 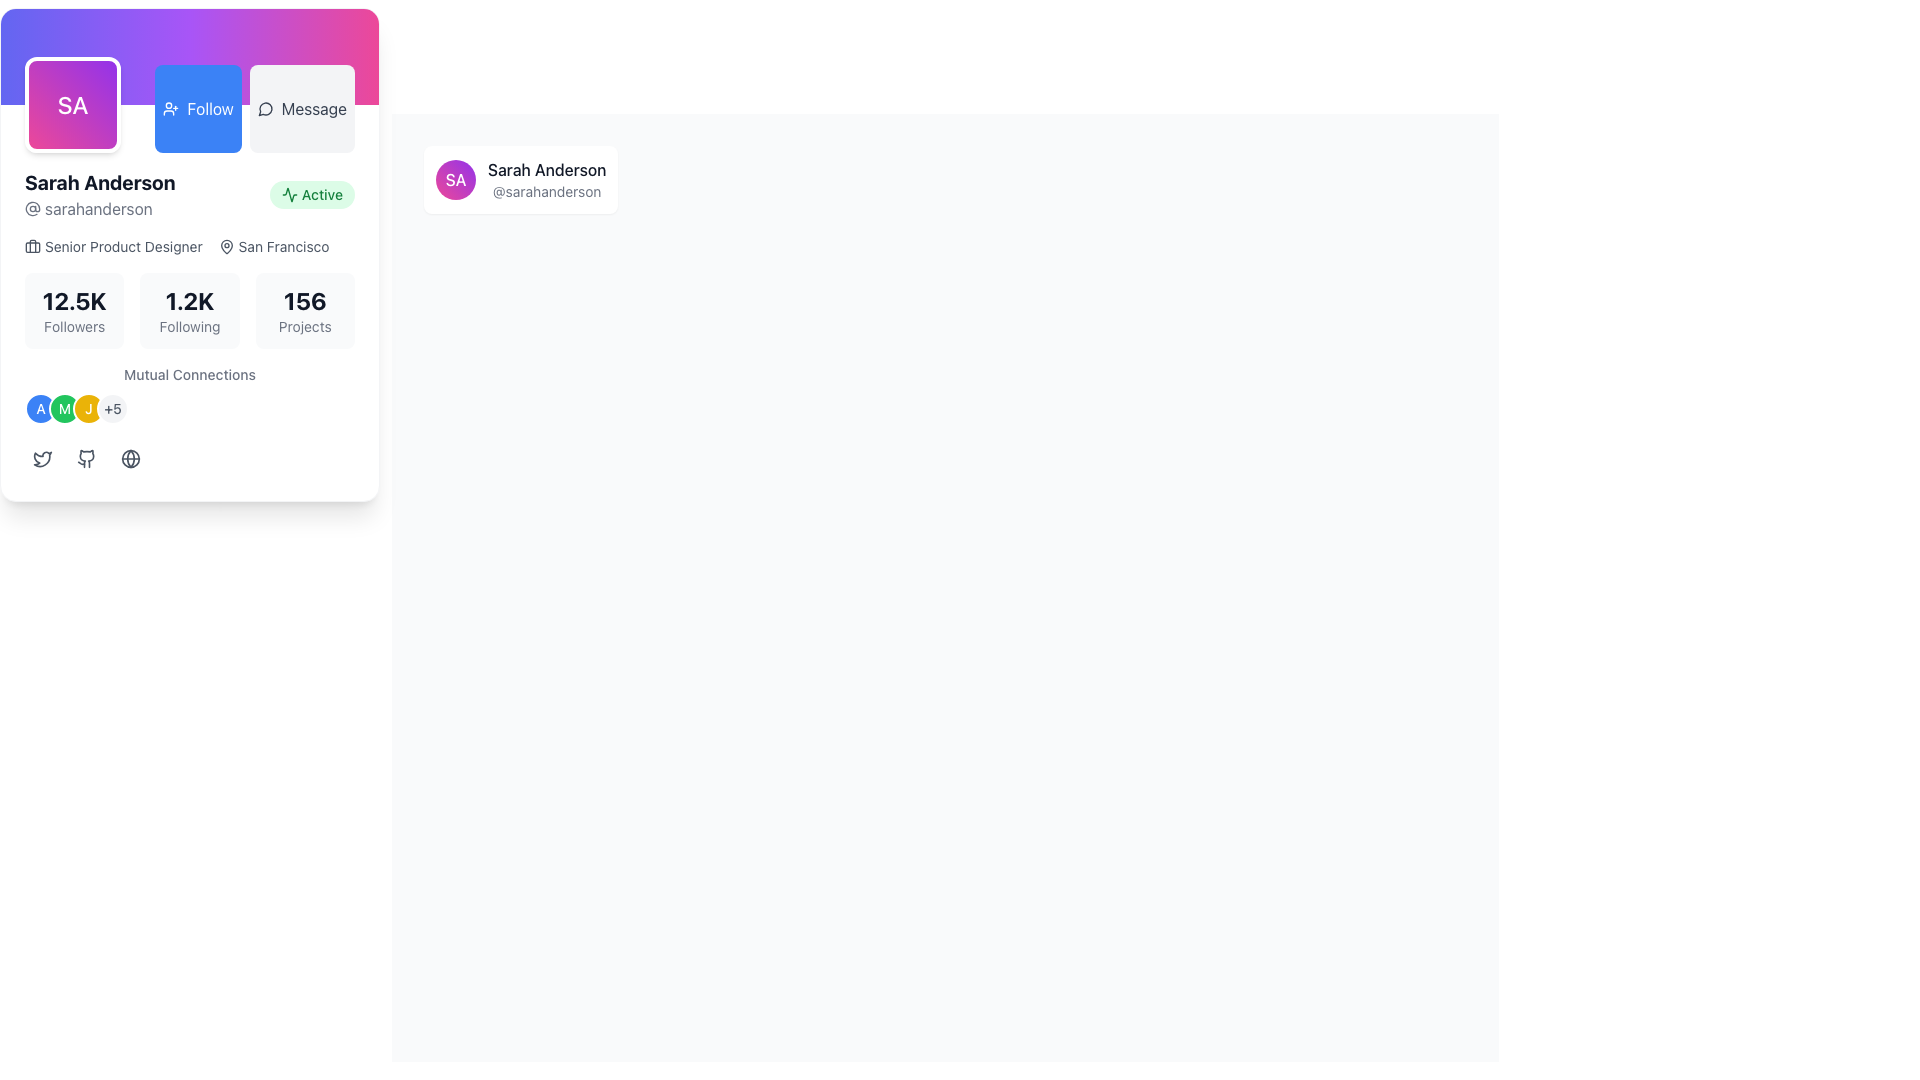 I want to click on the user's profile icon located in the top-left corner of the section containing interactive buttons and a user profile card, so click(x=72, y=104).